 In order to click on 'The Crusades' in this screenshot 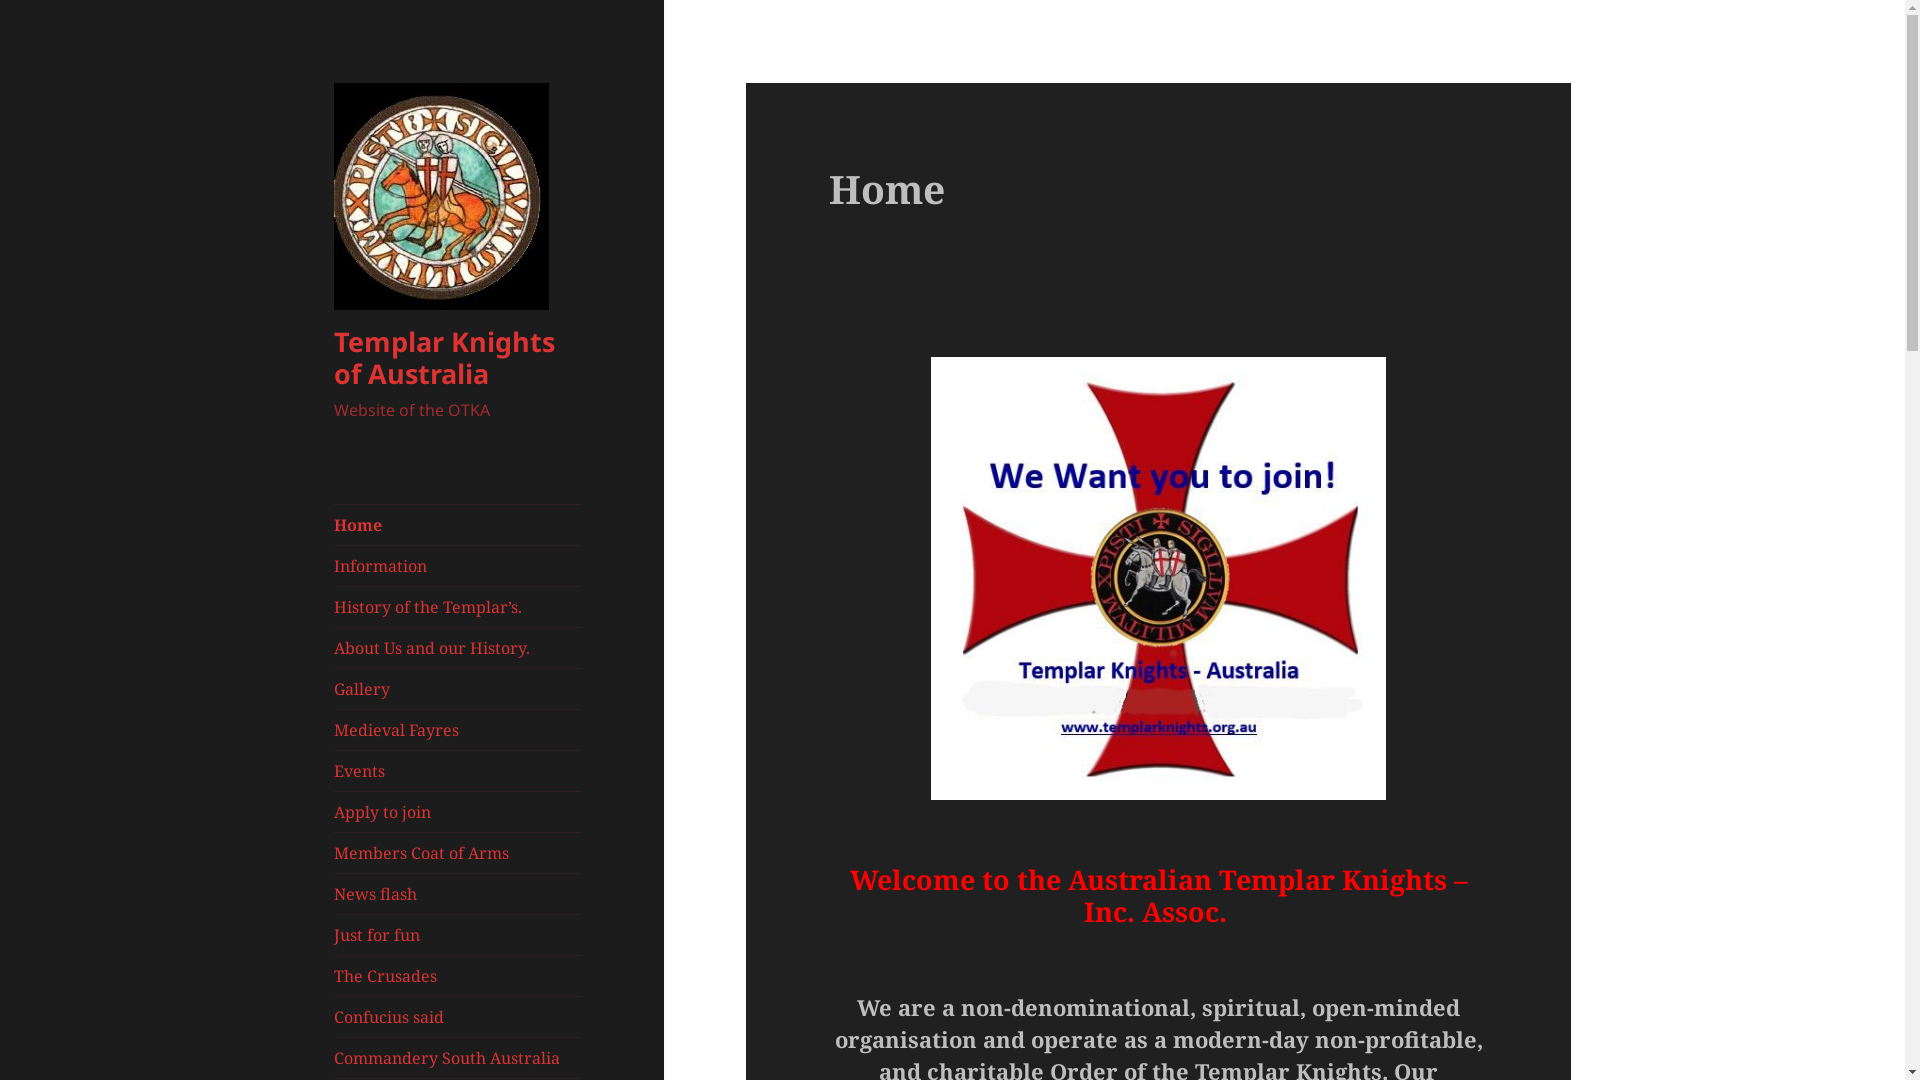, I will do `click(456, 974)`.